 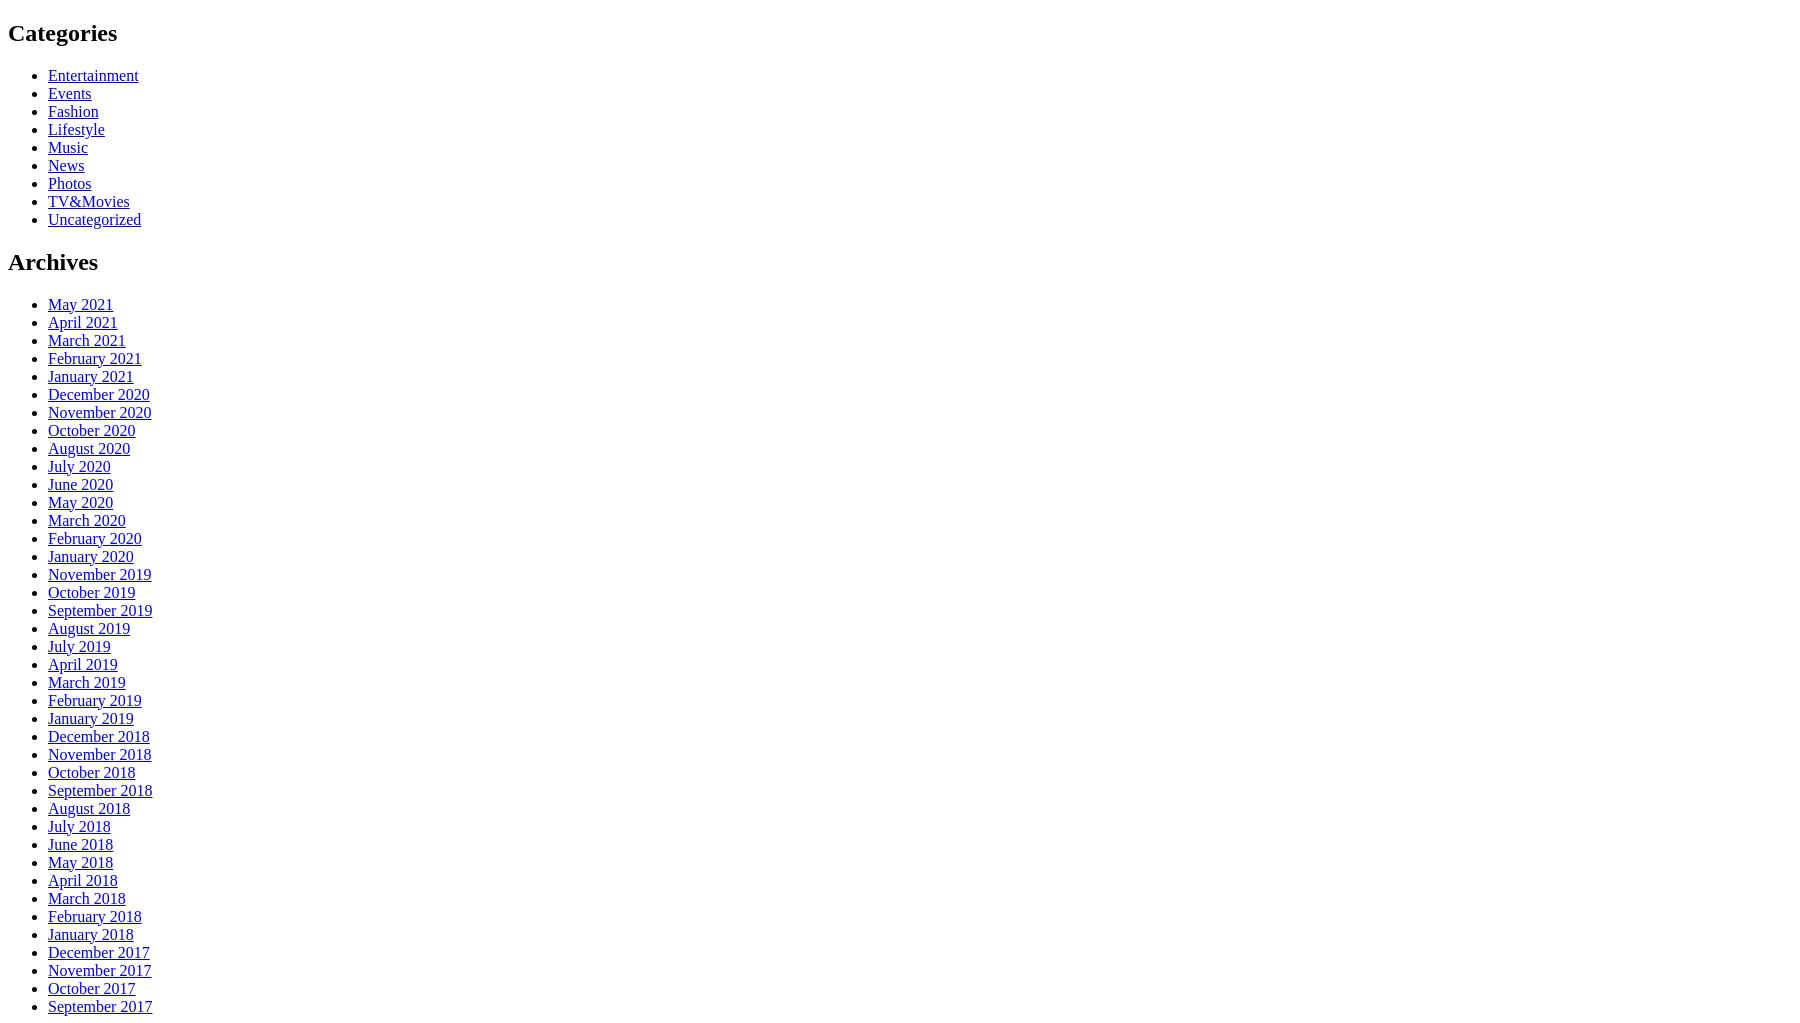 What do you see at coordinates (78, 645) in the screenshot?
I see `'July 2019'` at bounding box center [78, 645].